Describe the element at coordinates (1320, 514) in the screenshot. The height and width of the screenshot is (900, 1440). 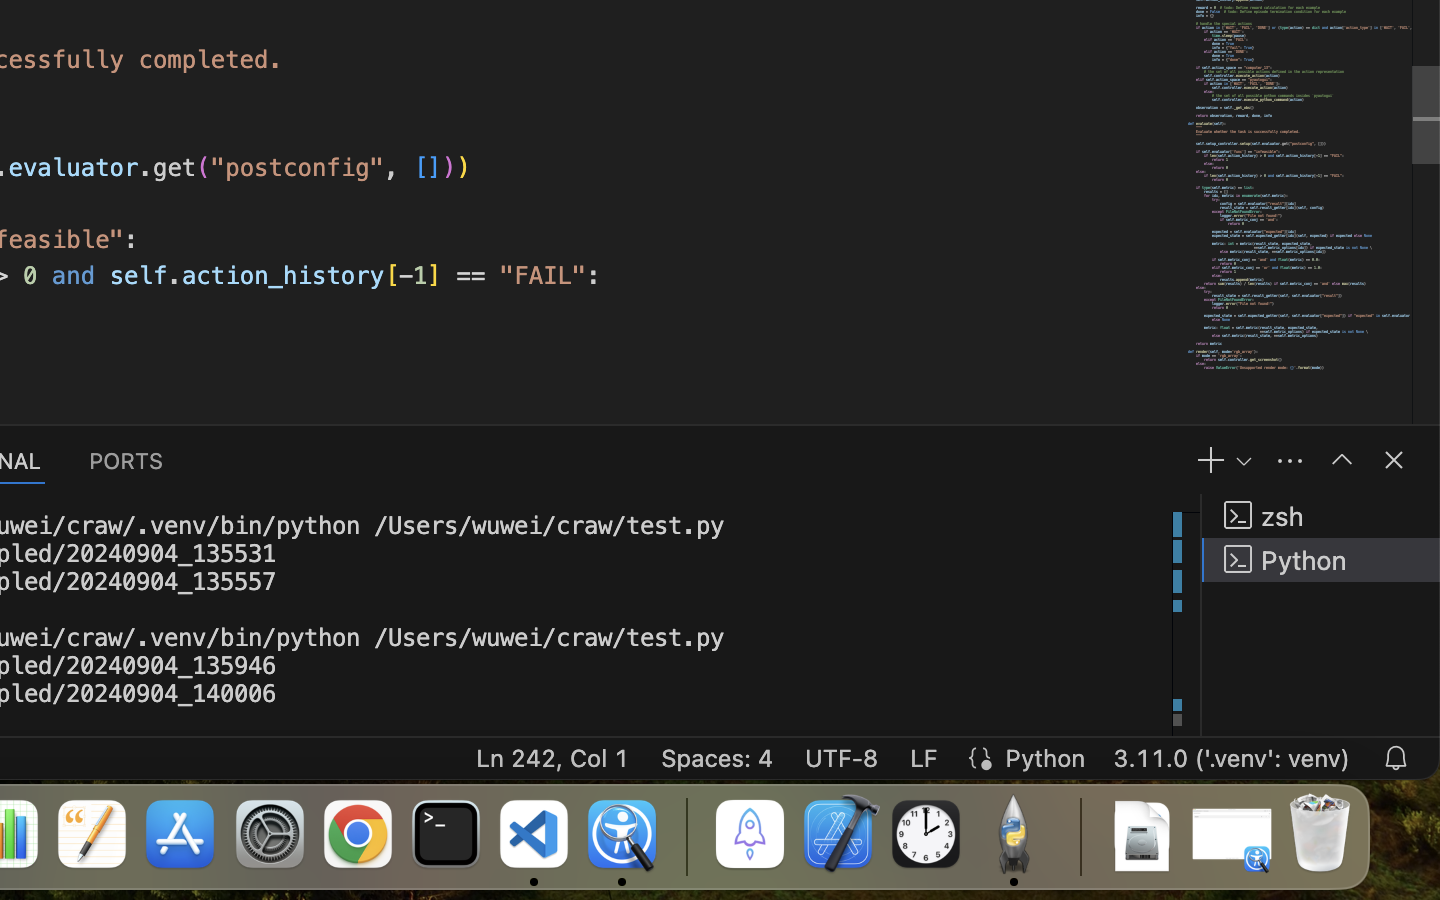
I see `'zsh '` at that location.